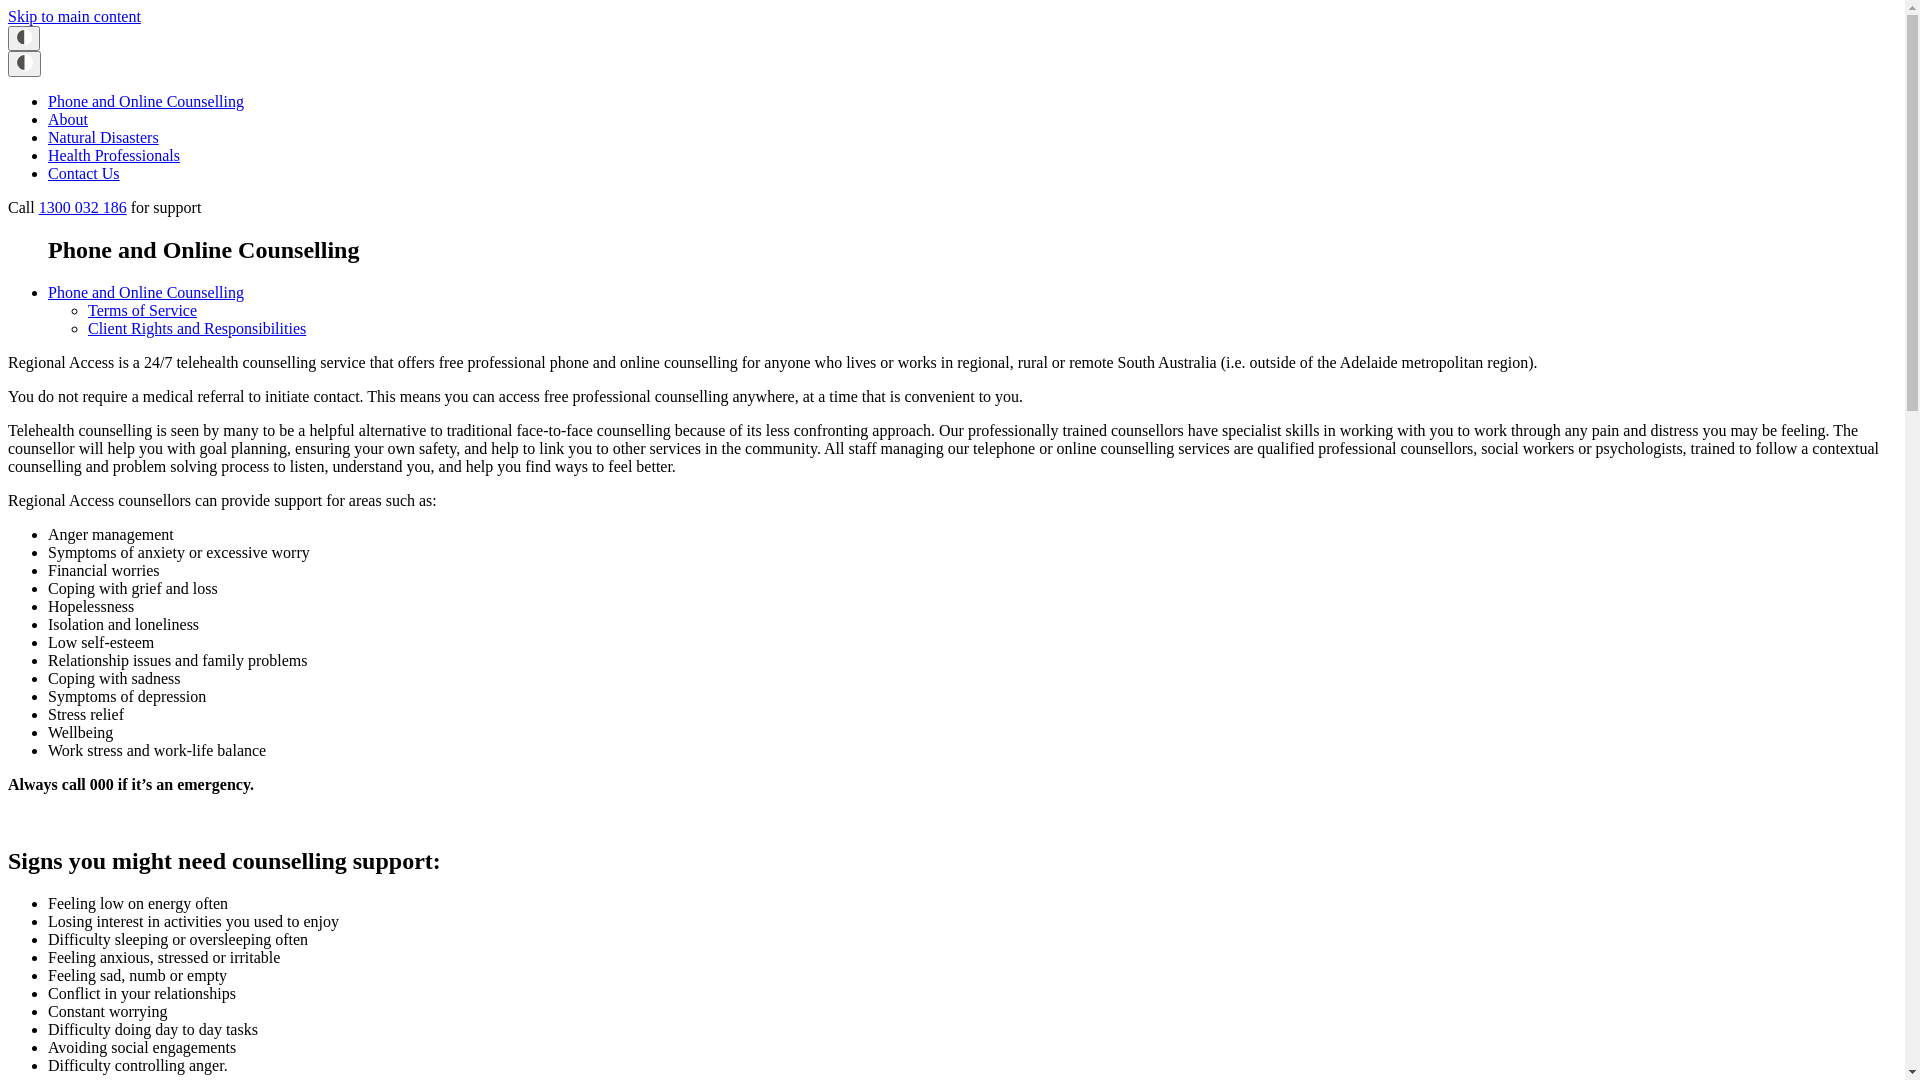  What do you see at coordinates (48, 119) in the screenshot?
I see `'About'` at bounding box center [48, 119].